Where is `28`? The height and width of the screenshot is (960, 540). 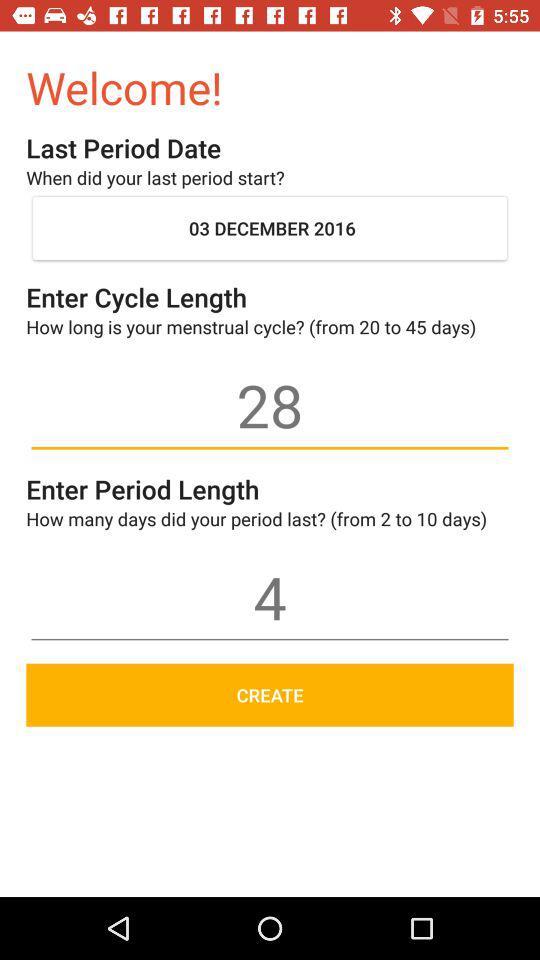 28 is located at coordinates (270, 404).